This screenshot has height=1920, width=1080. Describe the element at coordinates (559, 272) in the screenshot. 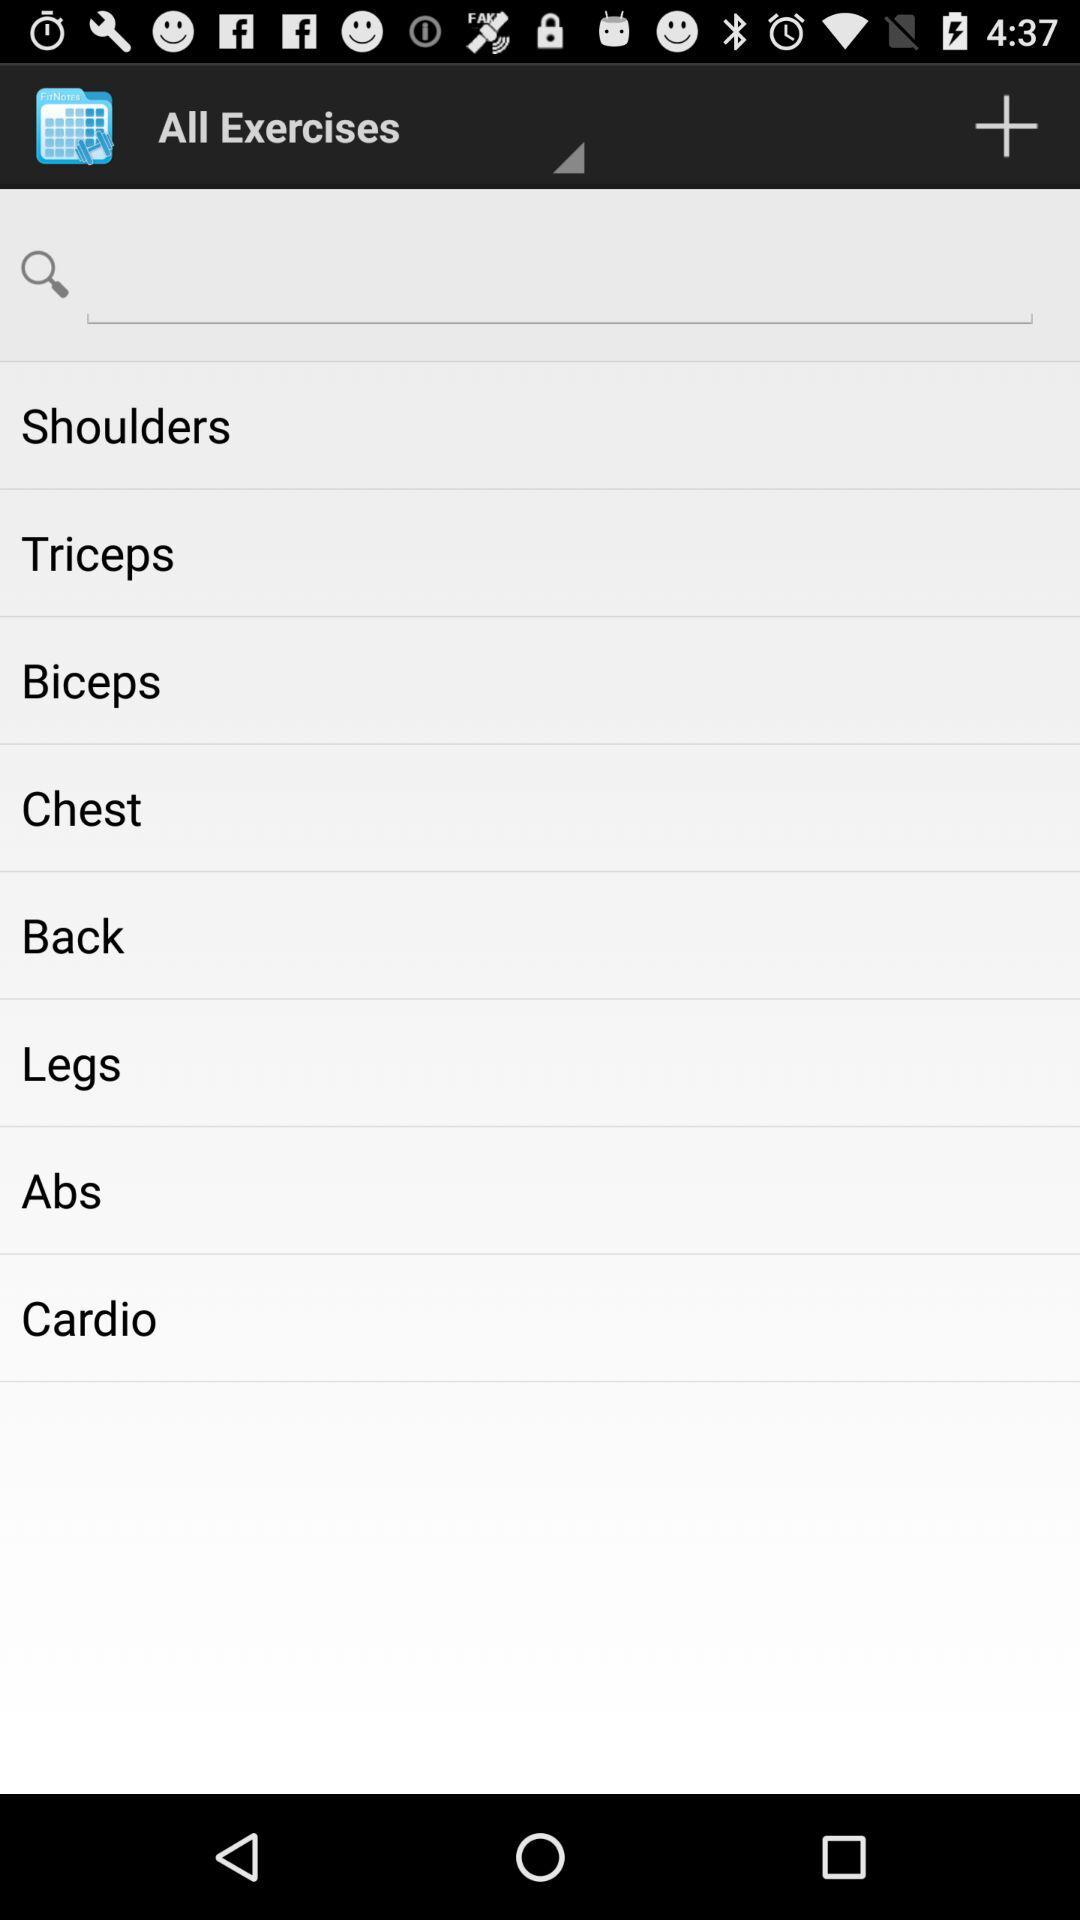

I see `search option` at that location.